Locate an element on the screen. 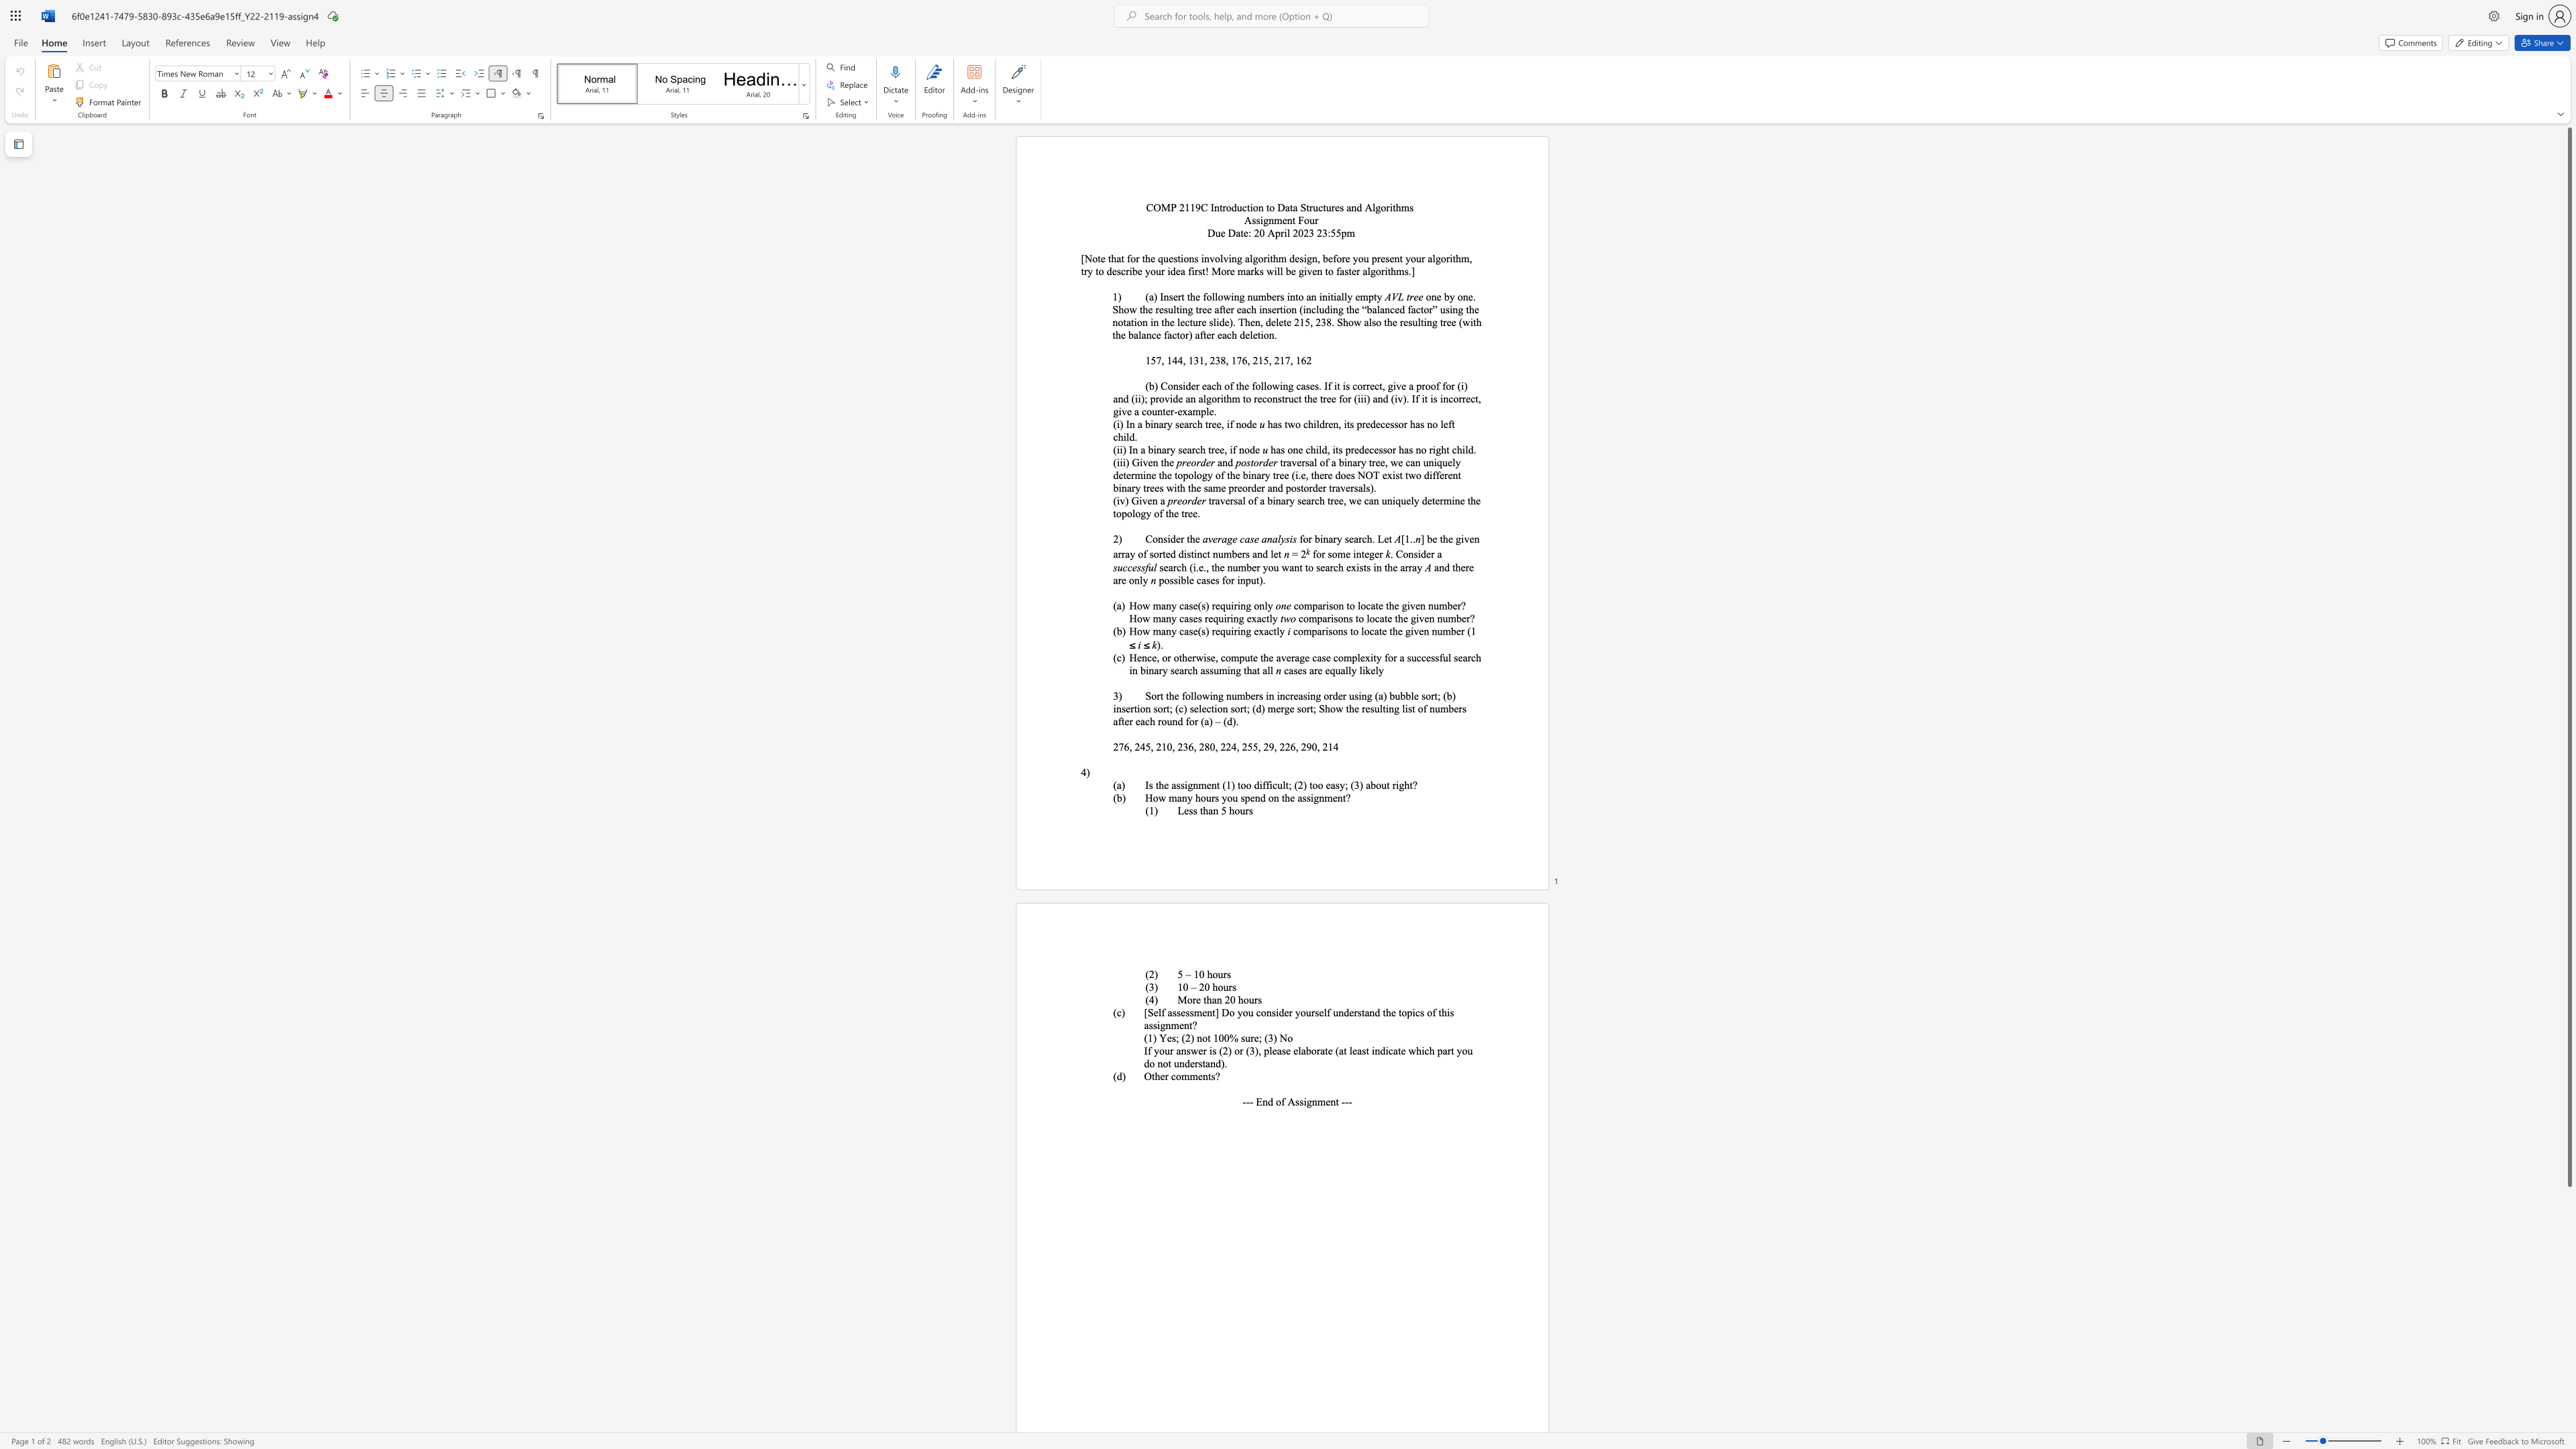  the subset text "lexity for a" within the text "Hence, or otherwise, compute the average case complexity for a successful search in binary search assuming that all" is located at coordinates (1356, 656).